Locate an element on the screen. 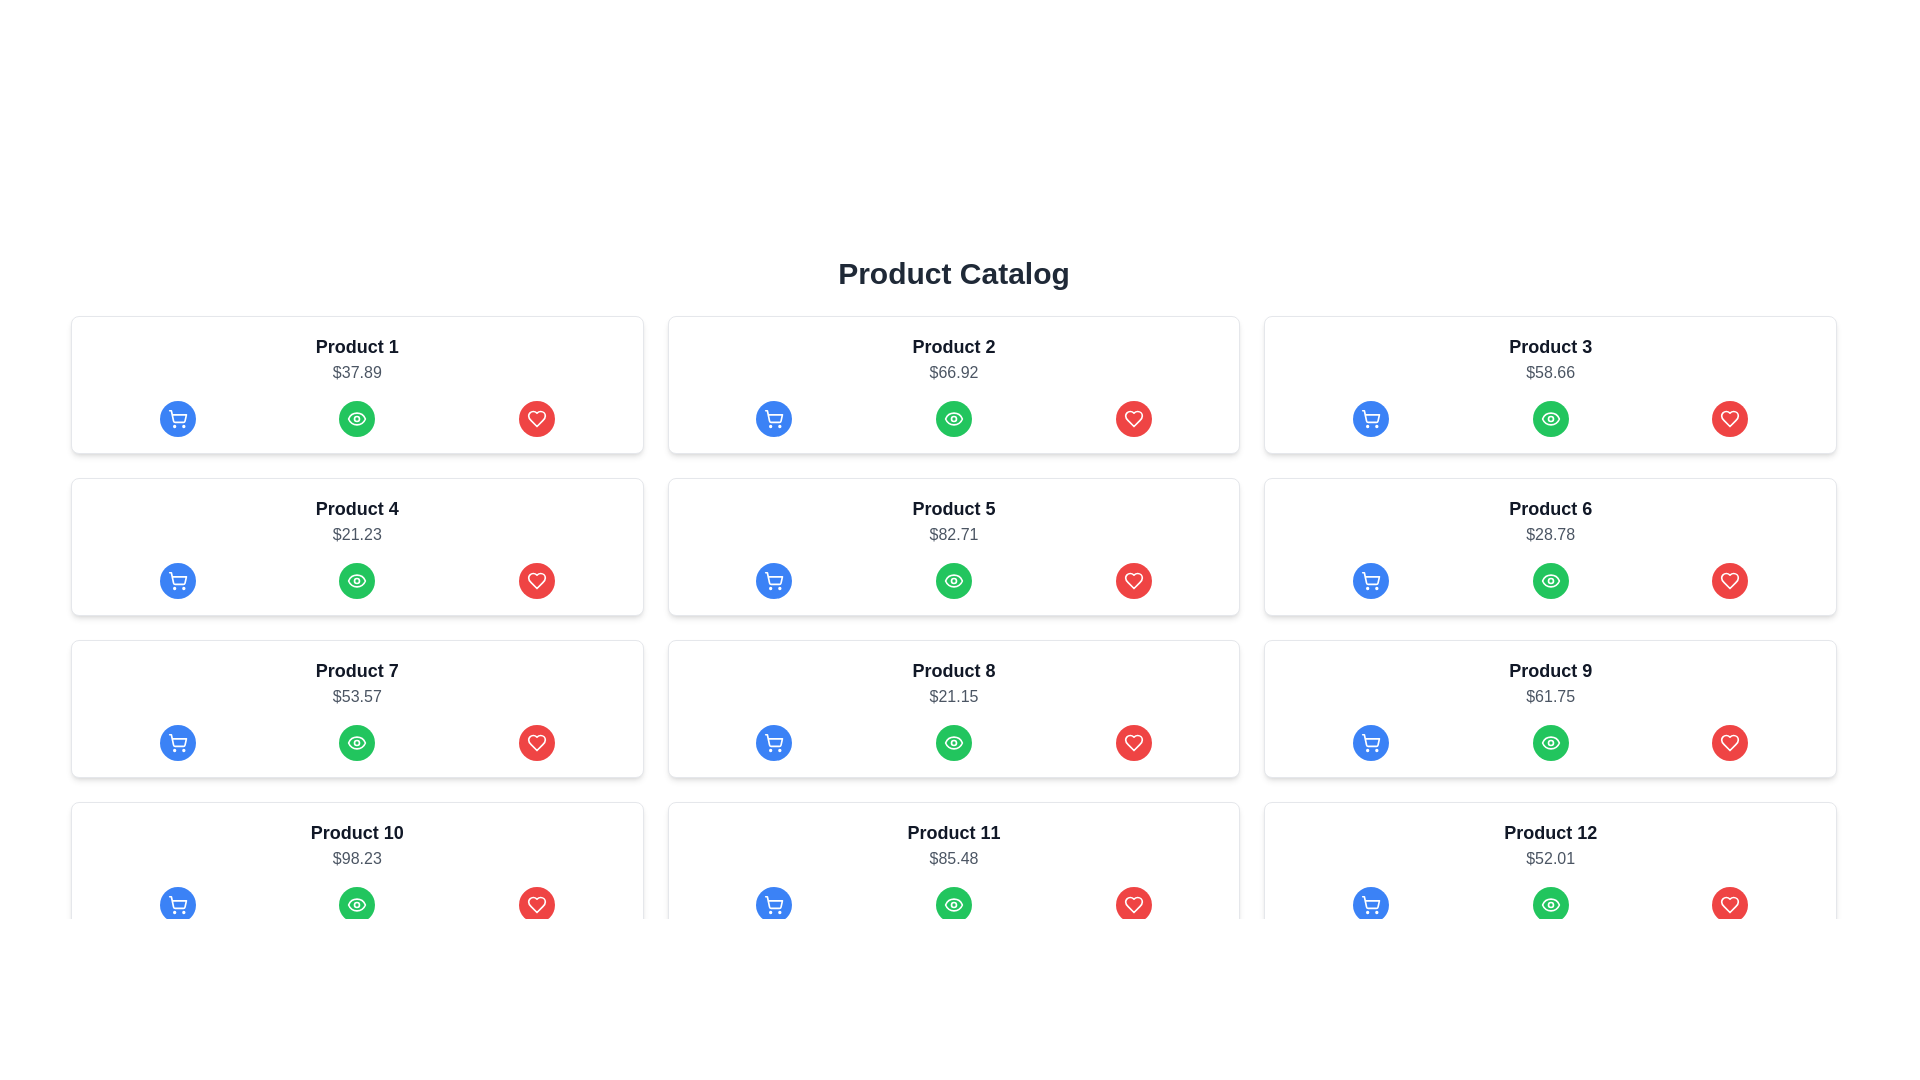 The image size is (1920, 1080). the product card labeled 'Product 5', which features a highlighted price of '$82.71' and three buttons at the bottom is located at coordinates (953, 547).